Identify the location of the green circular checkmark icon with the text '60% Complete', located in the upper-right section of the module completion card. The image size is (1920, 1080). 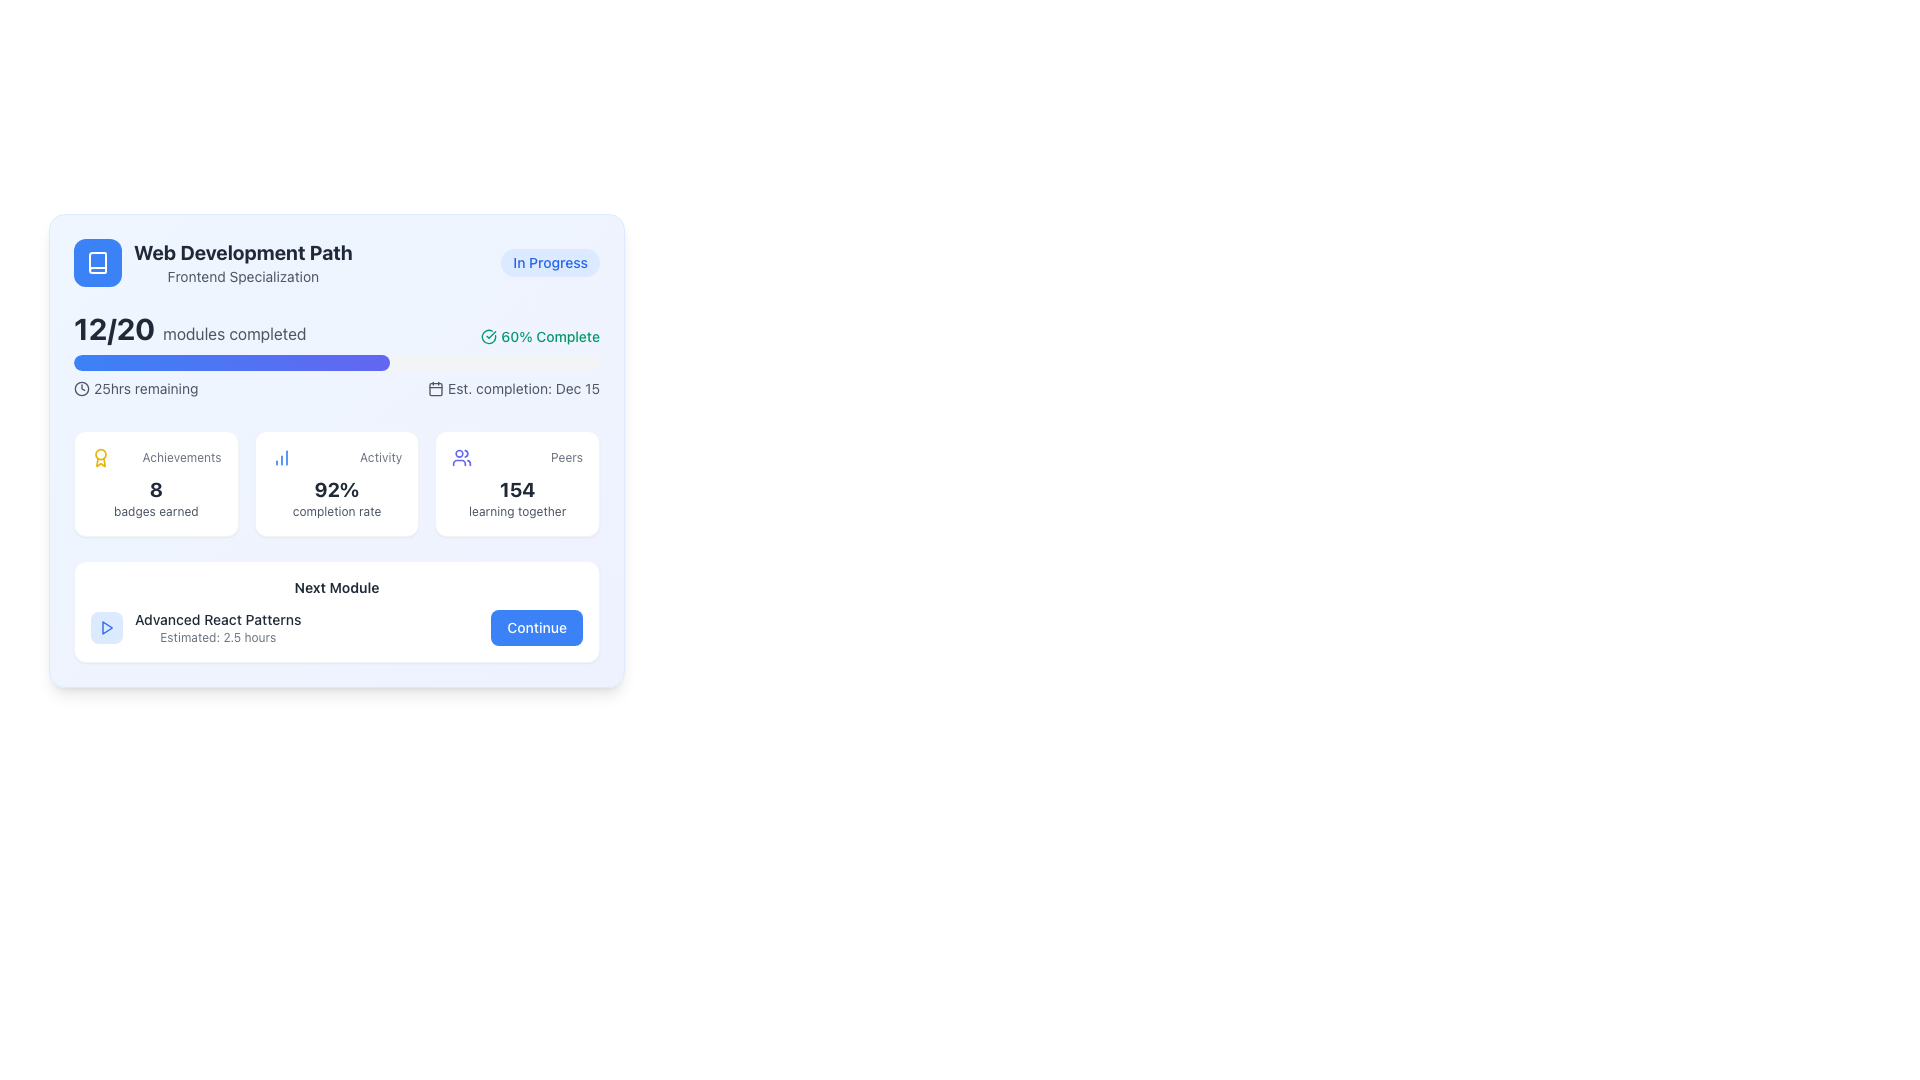
(540, 335).